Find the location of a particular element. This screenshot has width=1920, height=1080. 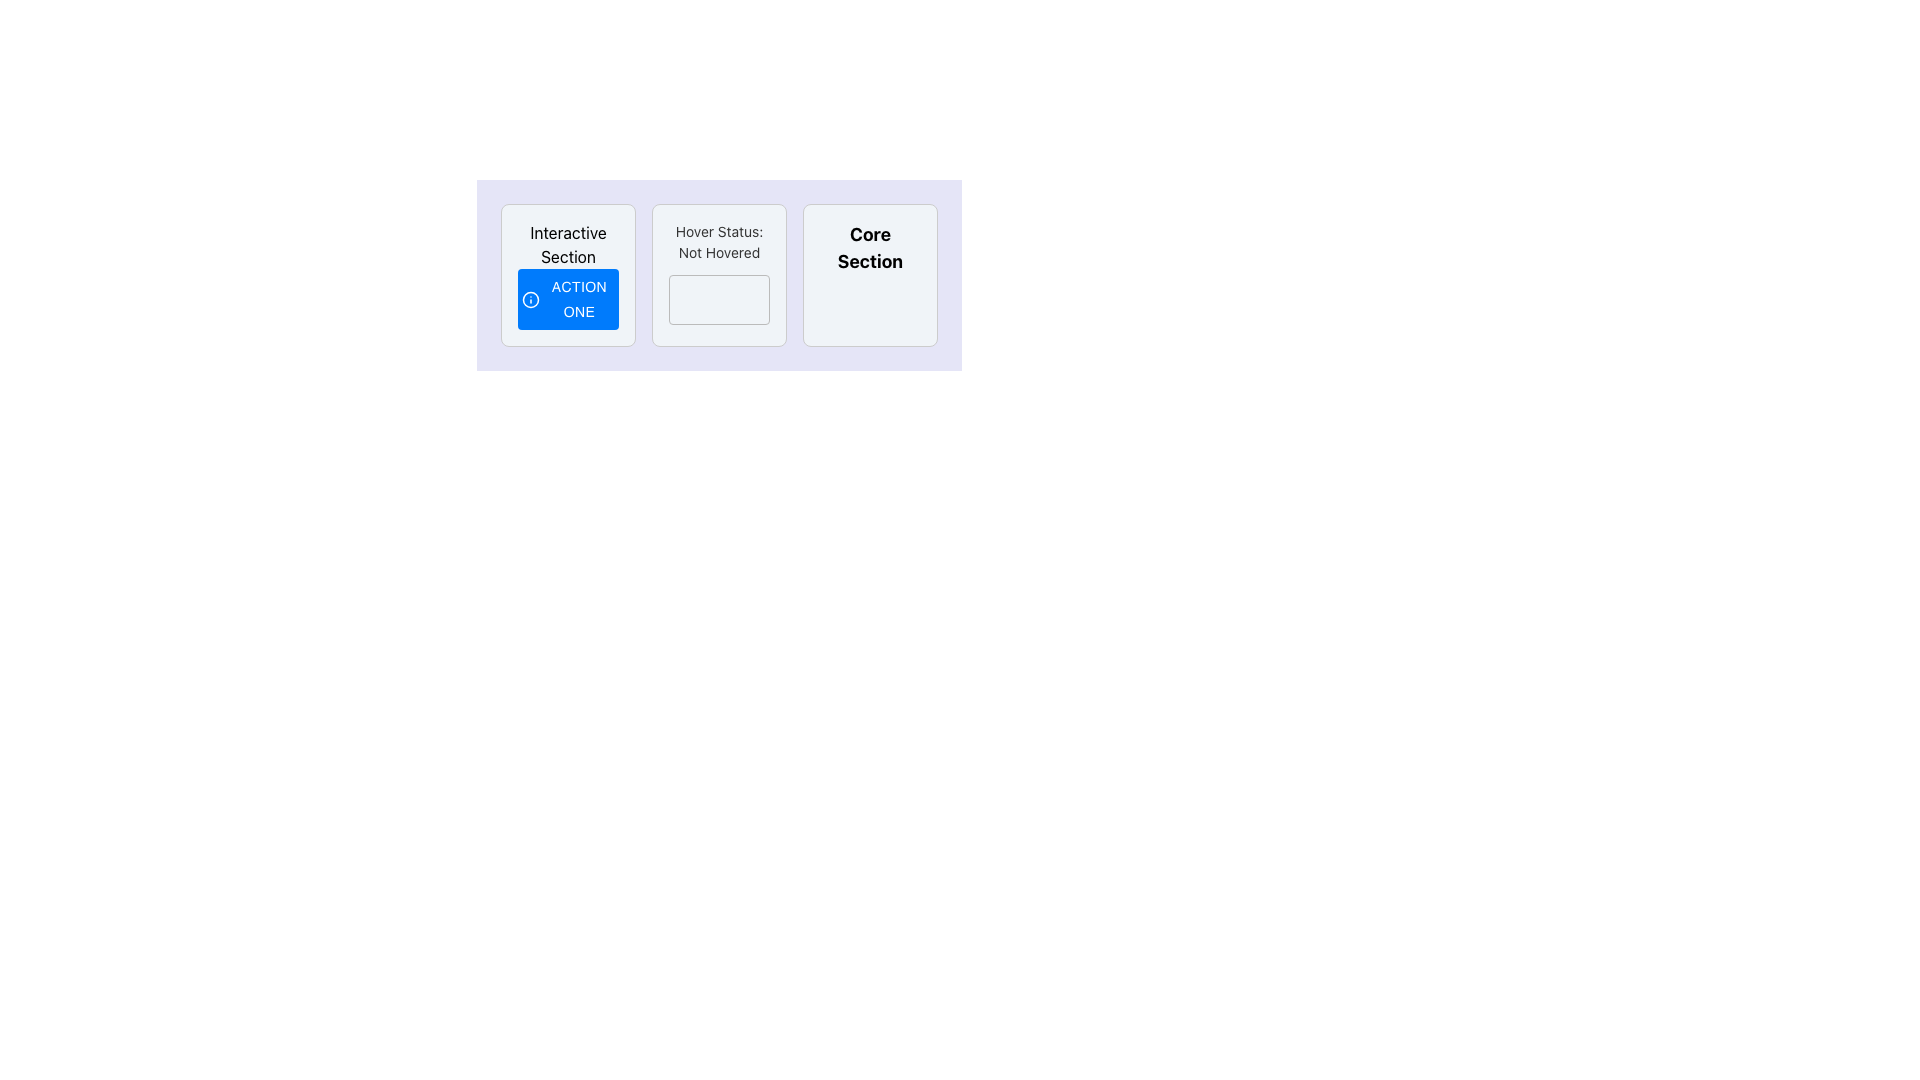

the 'Action One' button located in the 'Interactive Section' is located at coordinates (567, 299).